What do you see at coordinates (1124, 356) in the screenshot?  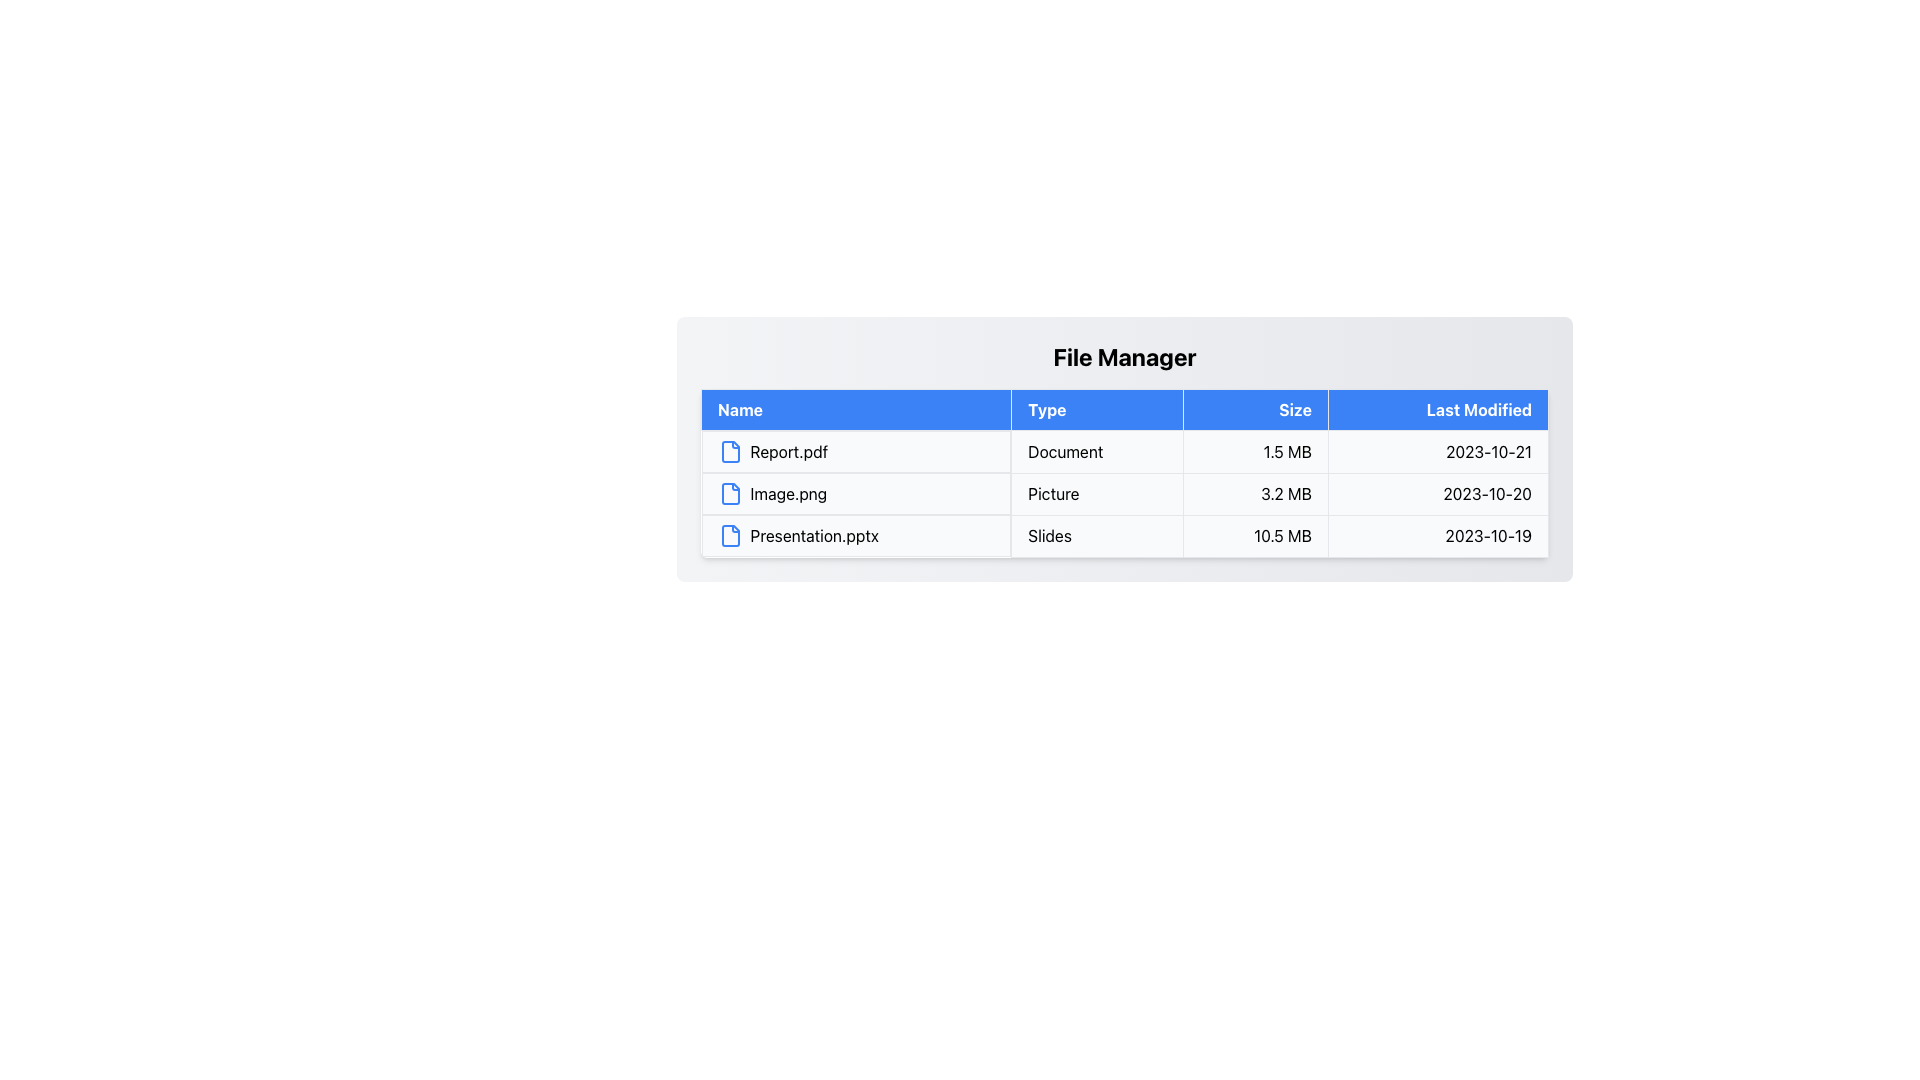 I see `the 'File Manager' title text label, which is bold and large, located at the top of a table-like structure in a gradient background` at bounding box center [1124, 356].